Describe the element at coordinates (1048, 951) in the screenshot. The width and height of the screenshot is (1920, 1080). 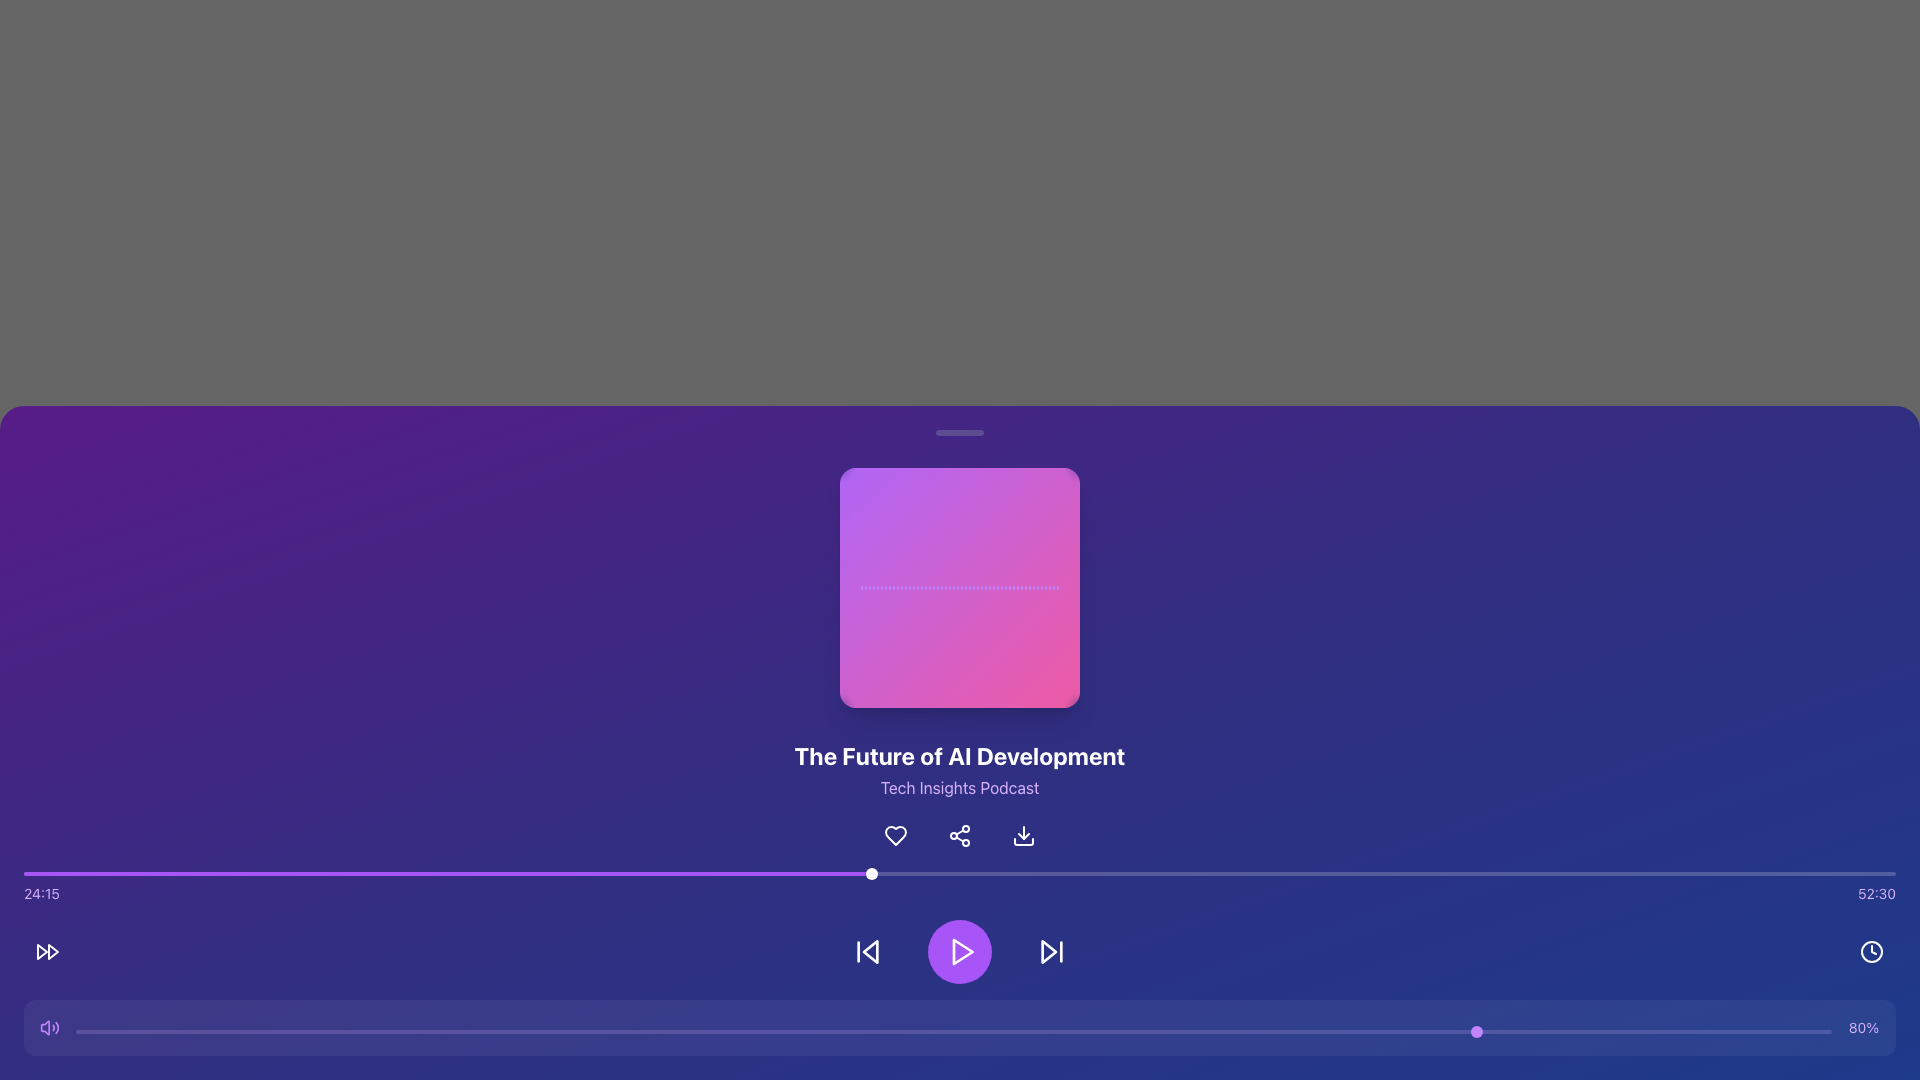
I see `the rightmost triangular-shaped arrow button in the playback controls to skip forward` at that location.